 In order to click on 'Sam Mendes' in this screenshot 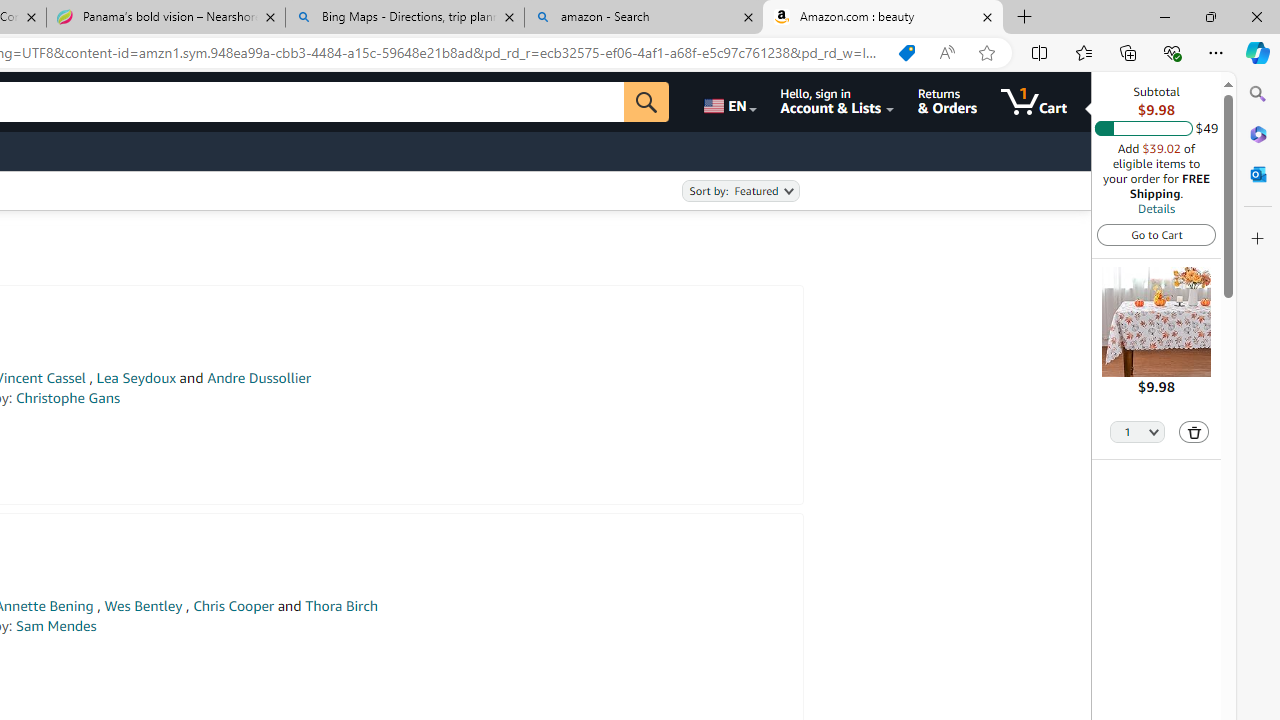, I will do `click(56, 625)`.